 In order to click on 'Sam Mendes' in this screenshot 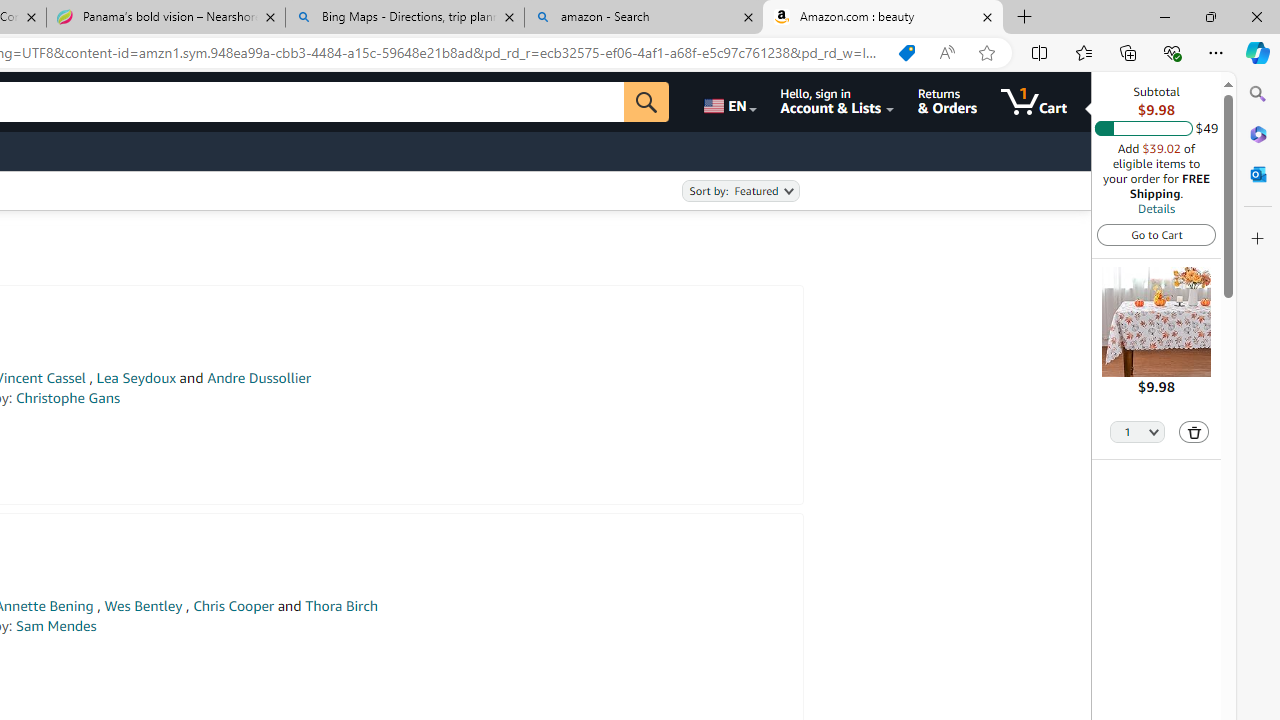, I will do `click(56, 625)`.